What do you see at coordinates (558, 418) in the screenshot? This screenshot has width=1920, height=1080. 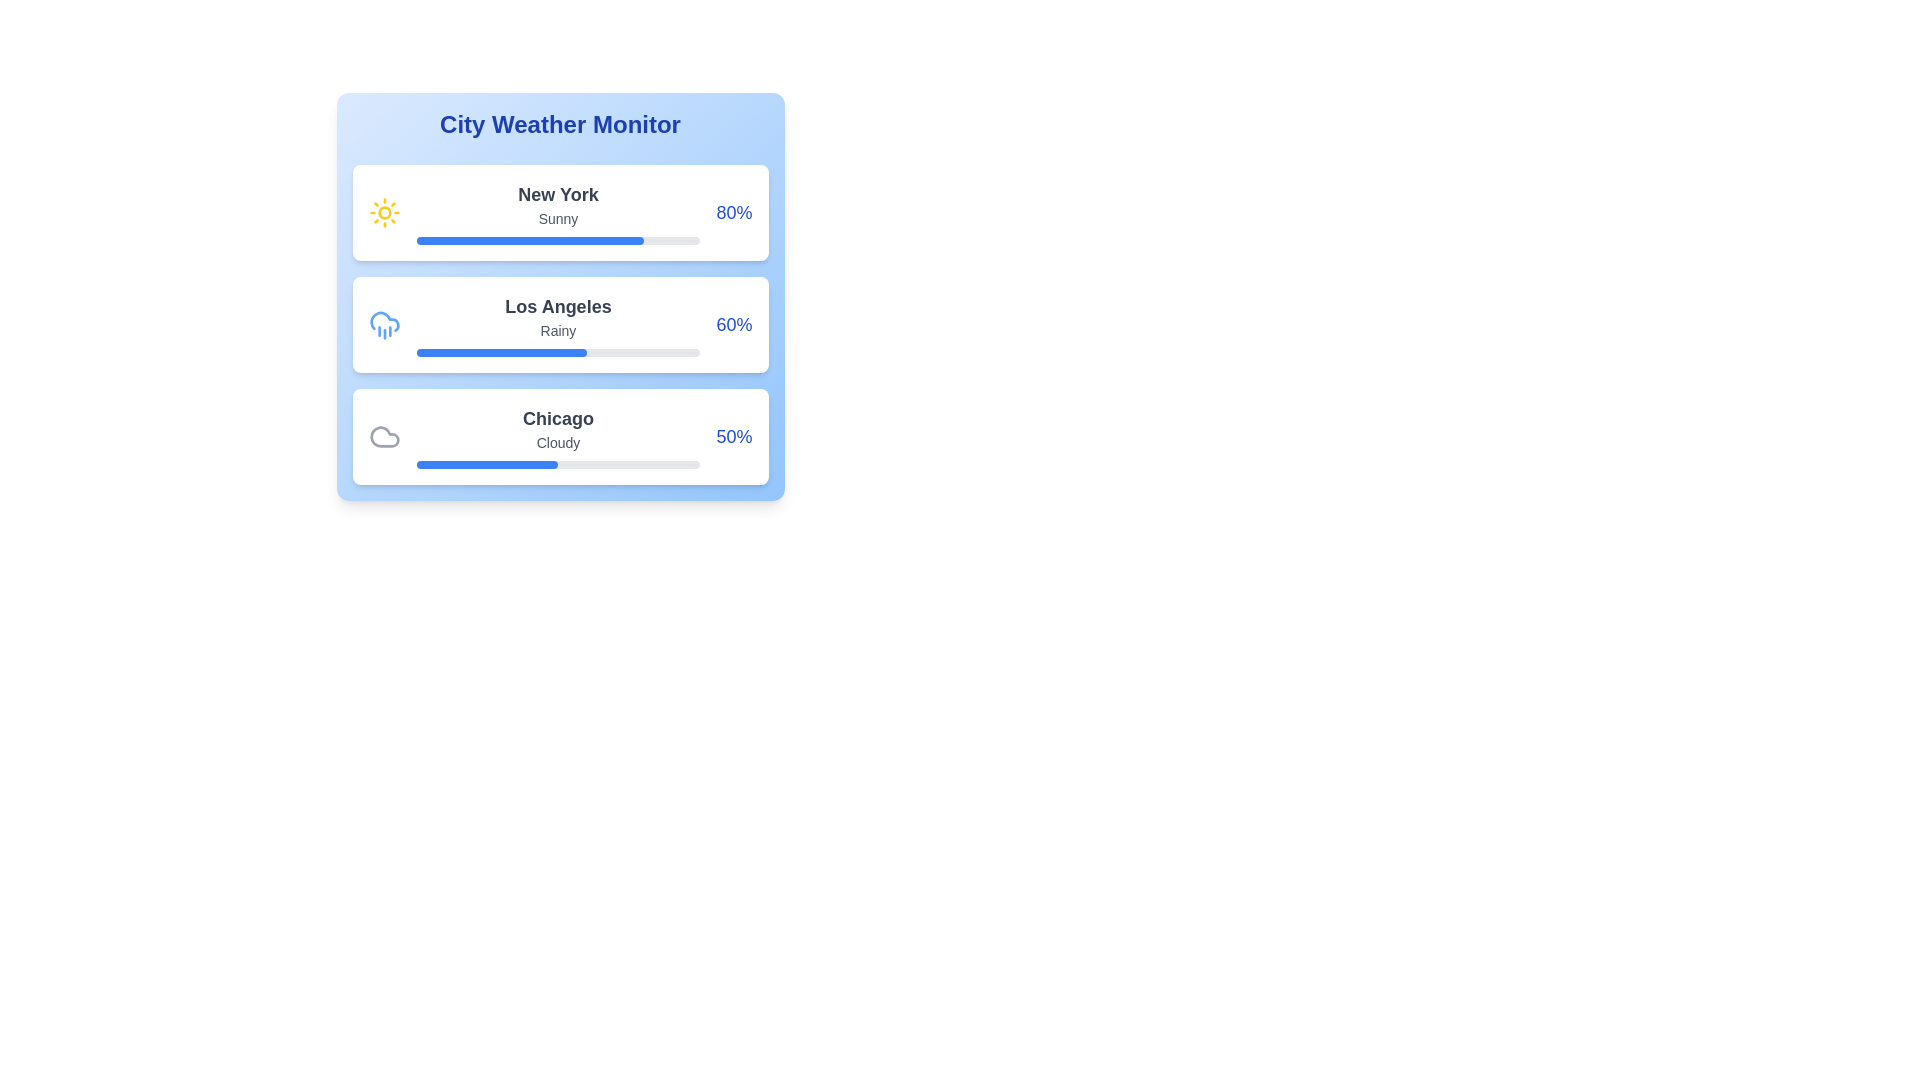 I see `the text label displaying 'Chicago' in a larger, bold font style, located in the third row of the weather monitoring interface` at bounding box center [558, 418].